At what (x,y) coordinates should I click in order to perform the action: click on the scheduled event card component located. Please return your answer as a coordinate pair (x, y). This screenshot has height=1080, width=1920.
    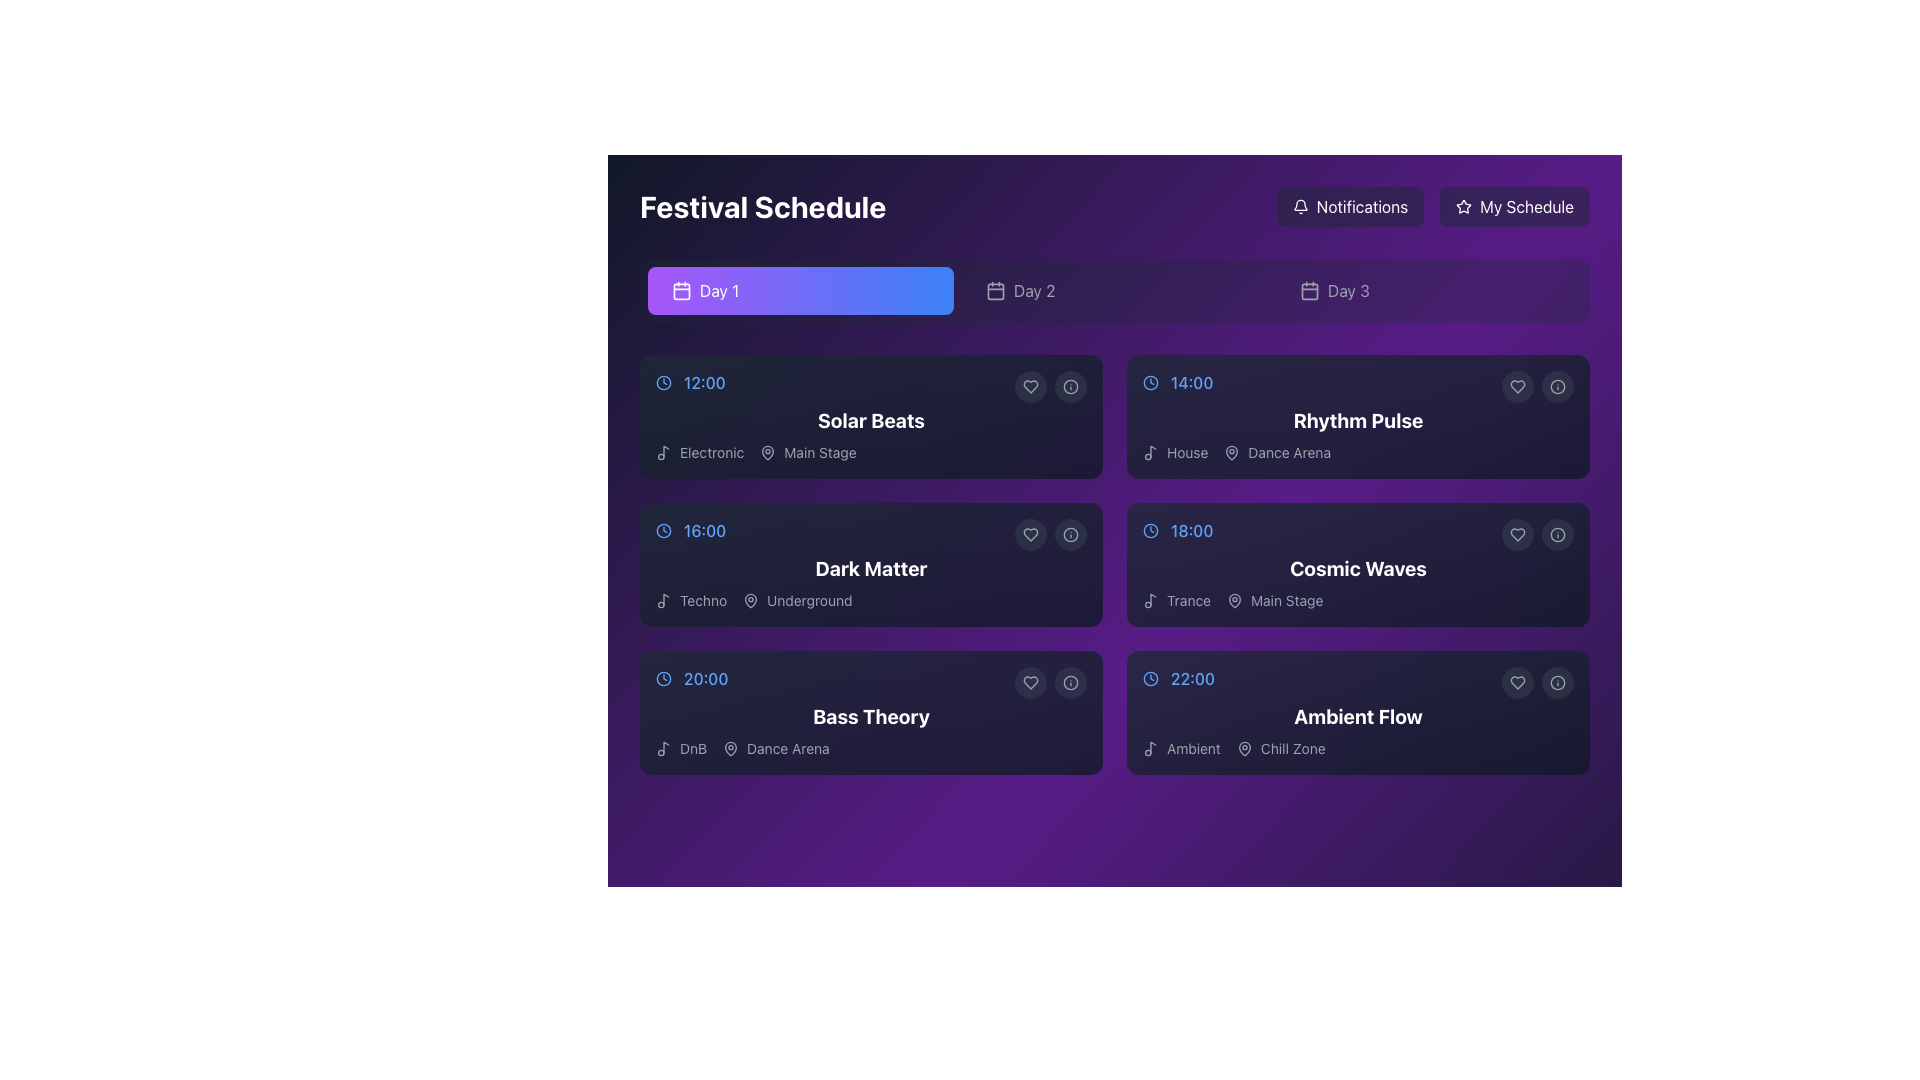
    Looking at the image, I should click on (871, 564).